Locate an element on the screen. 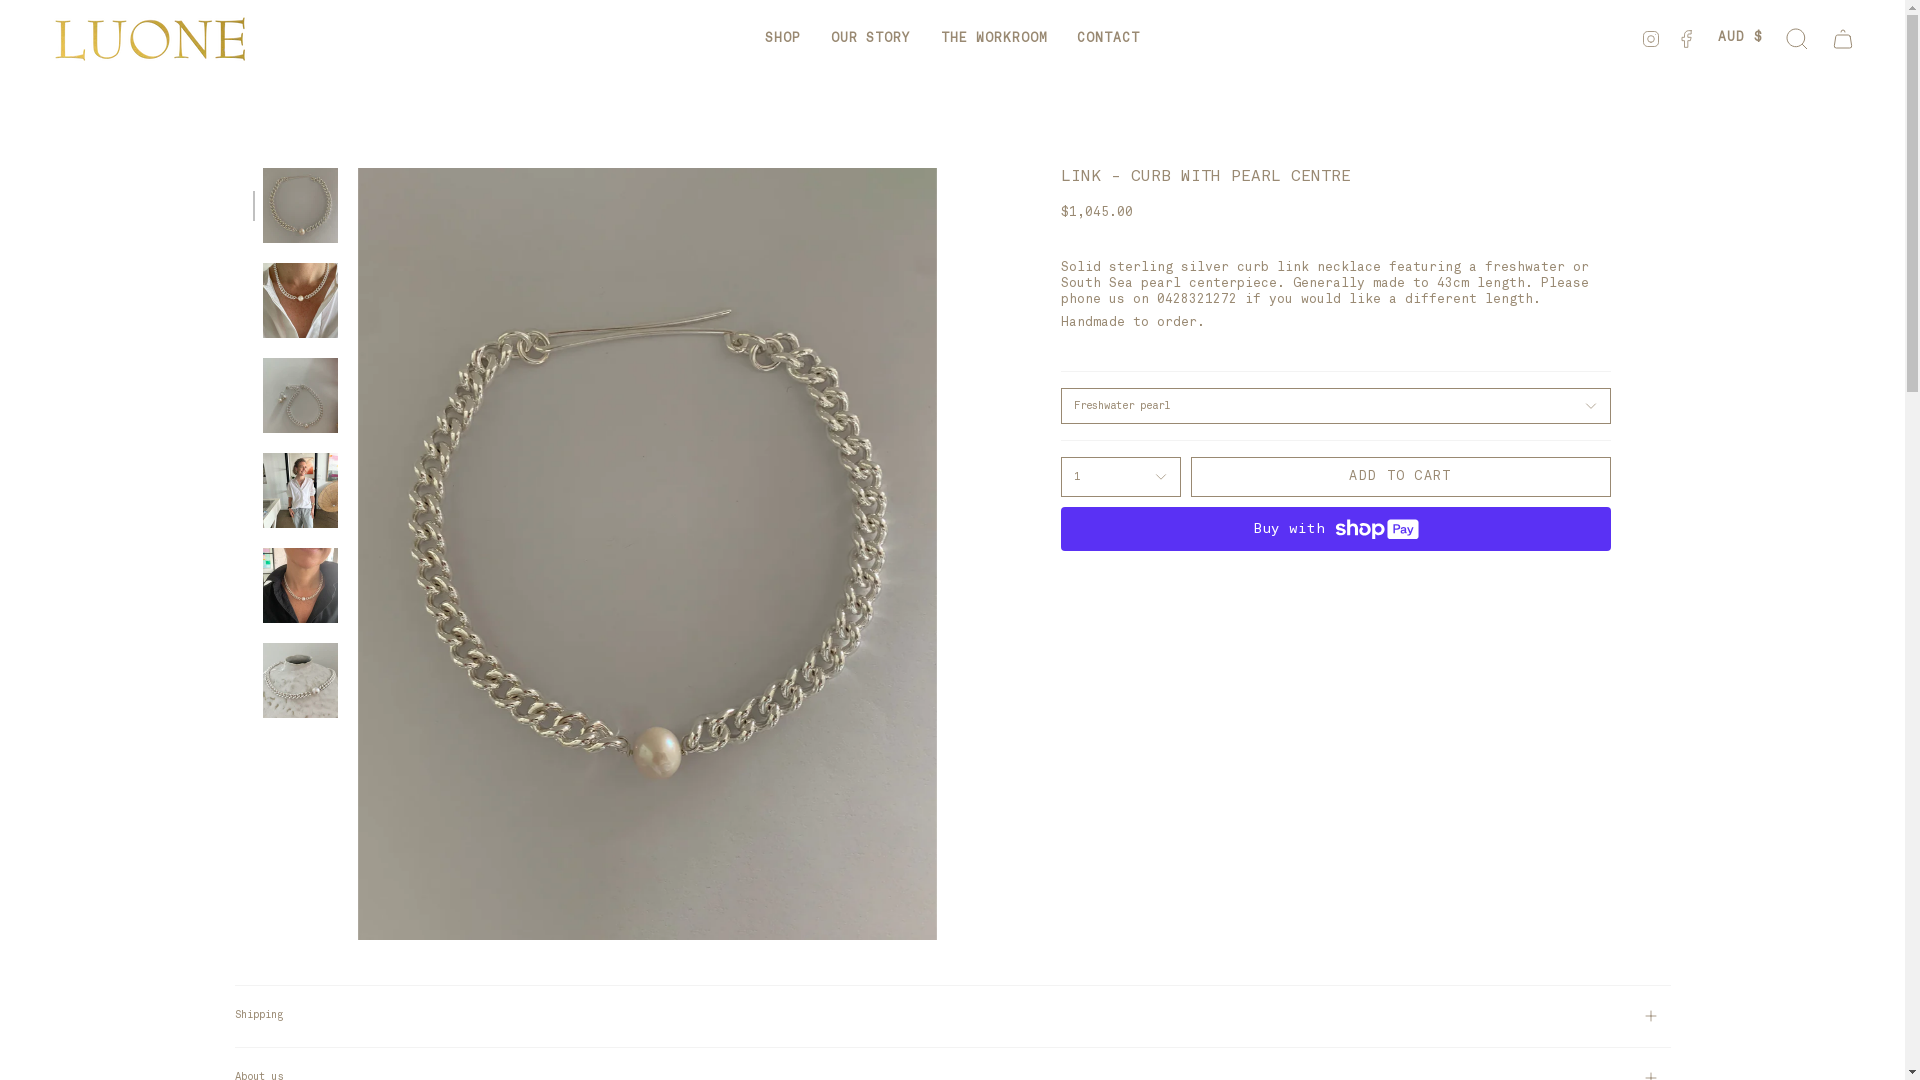 The width and height of the screenshot is (1920, 1080). 'CART' is located at coordinates (1842, 38).